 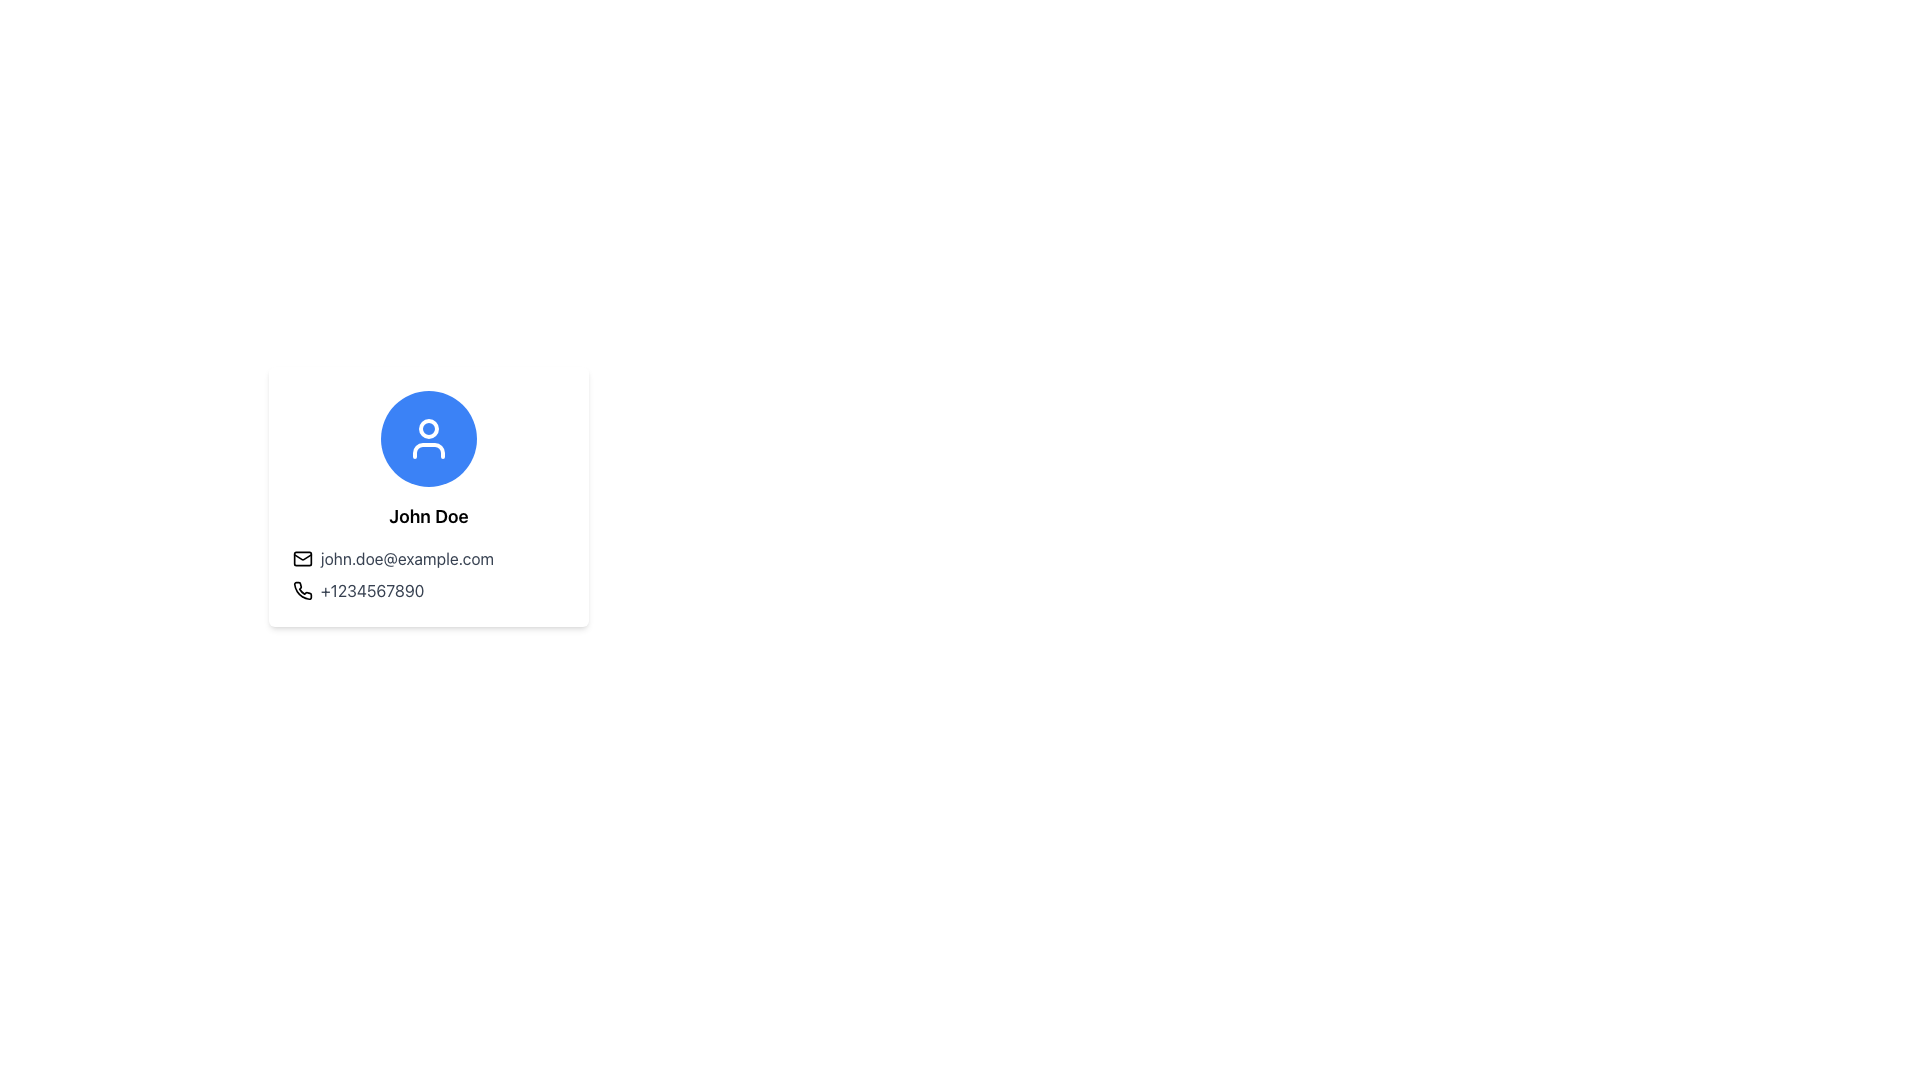 What do you see at coordinates (427, 515) in the screenshot?
I see `the prominent text label displaying the name 'John Doe' in bold font, which is located beneath the avatar icon and above the email and phone information` at bounding box center [427, 515].